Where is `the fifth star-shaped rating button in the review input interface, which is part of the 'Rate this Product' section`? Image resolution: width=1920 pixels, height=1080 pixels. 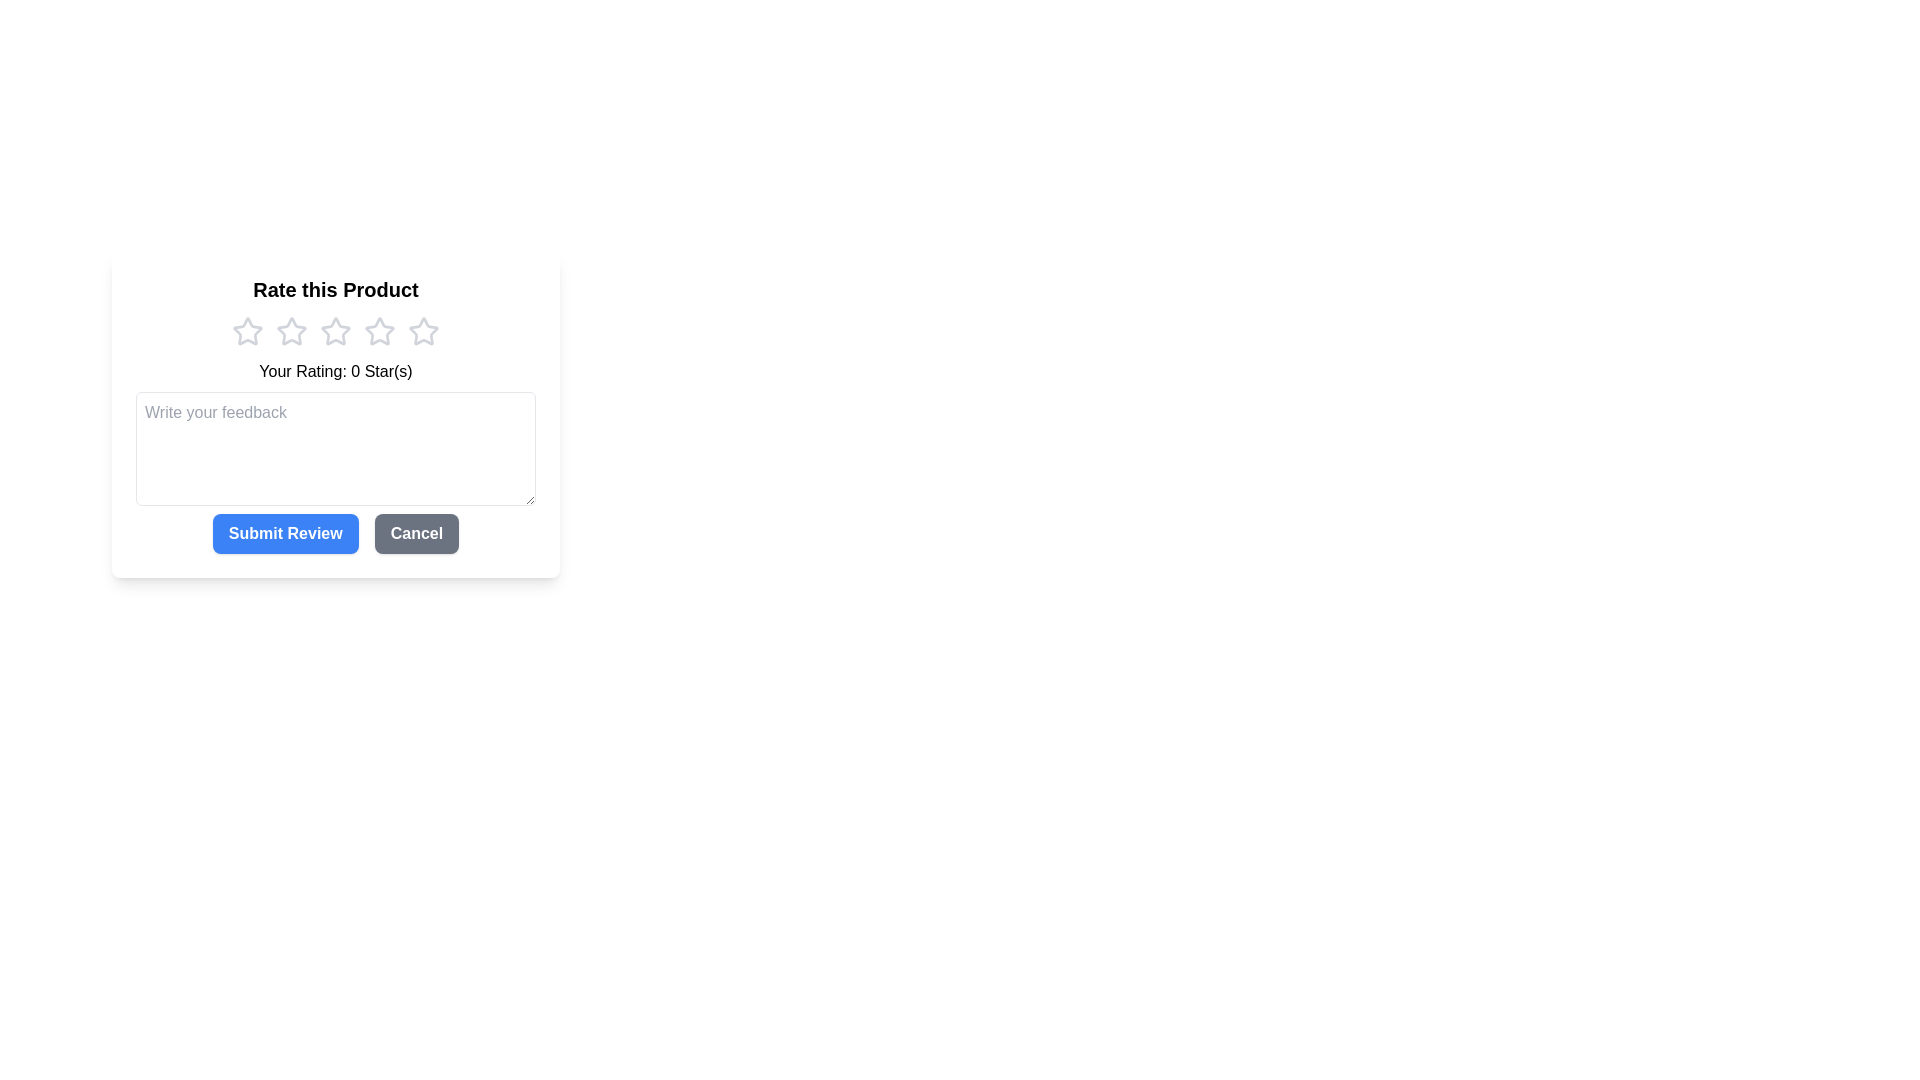 the fifth star-shaped rating button in the review input interface, which is part of the 'Rate this Product' section is located at coordinates (422, 330).